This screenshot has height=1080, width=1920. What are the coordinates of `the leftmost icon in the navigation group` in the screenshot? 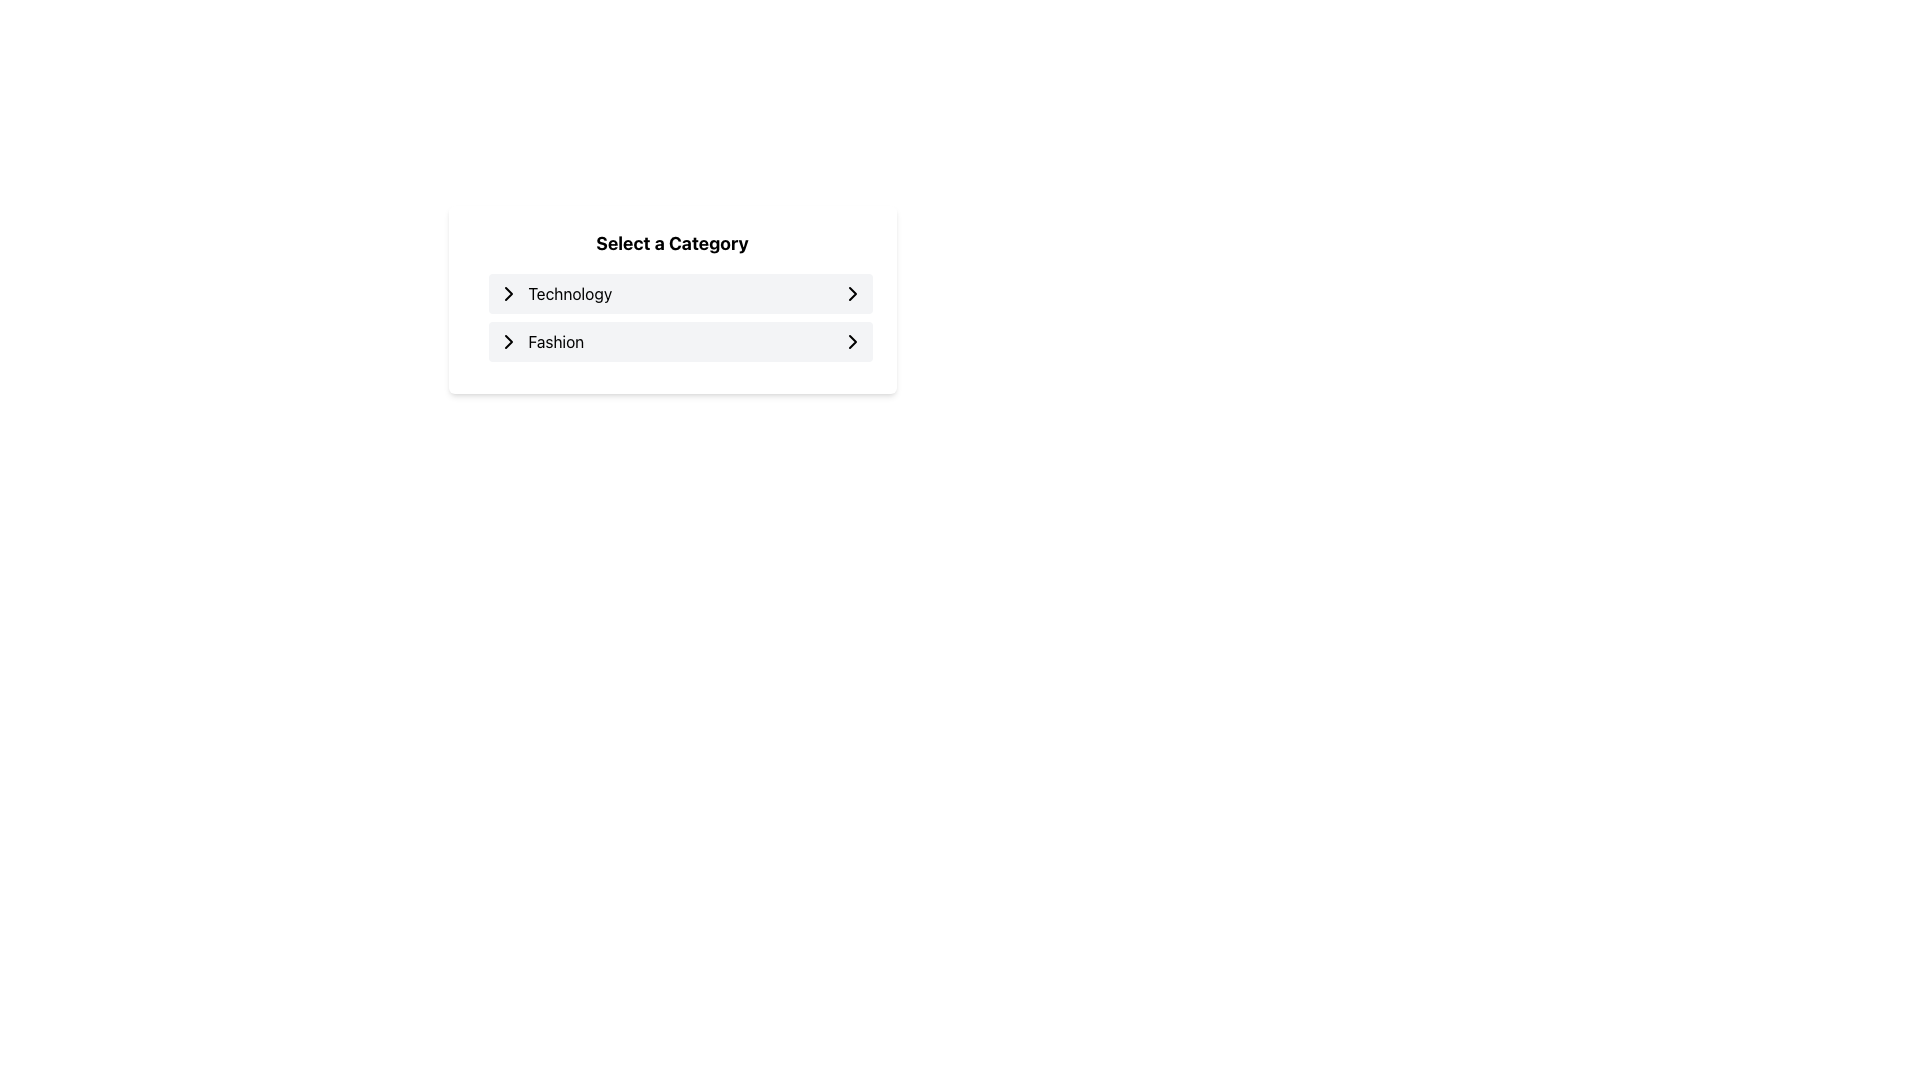 It's located at (508, 293).